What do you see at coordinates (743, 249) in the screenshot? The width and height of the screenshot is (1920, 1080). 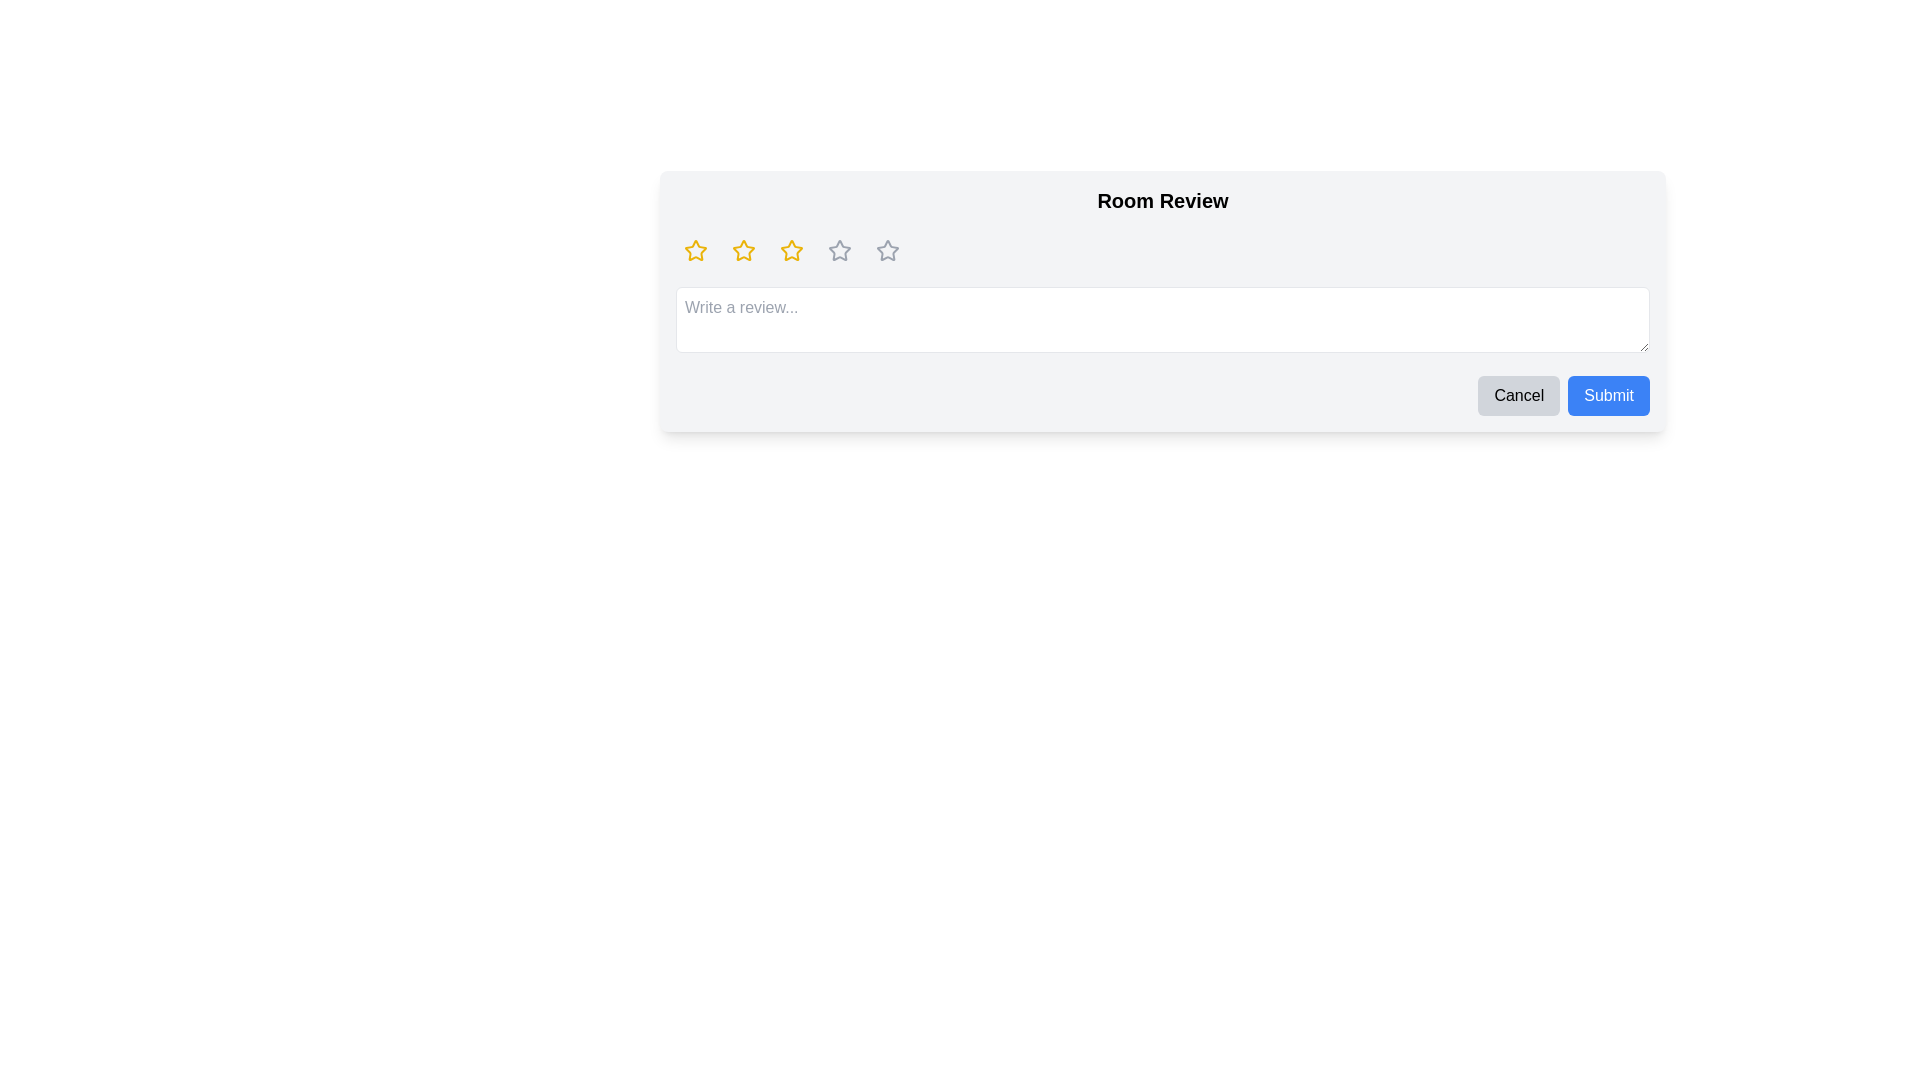 I see `the second star icon to rate as two stars in the rating and review section` at bounding box center [743, 249].